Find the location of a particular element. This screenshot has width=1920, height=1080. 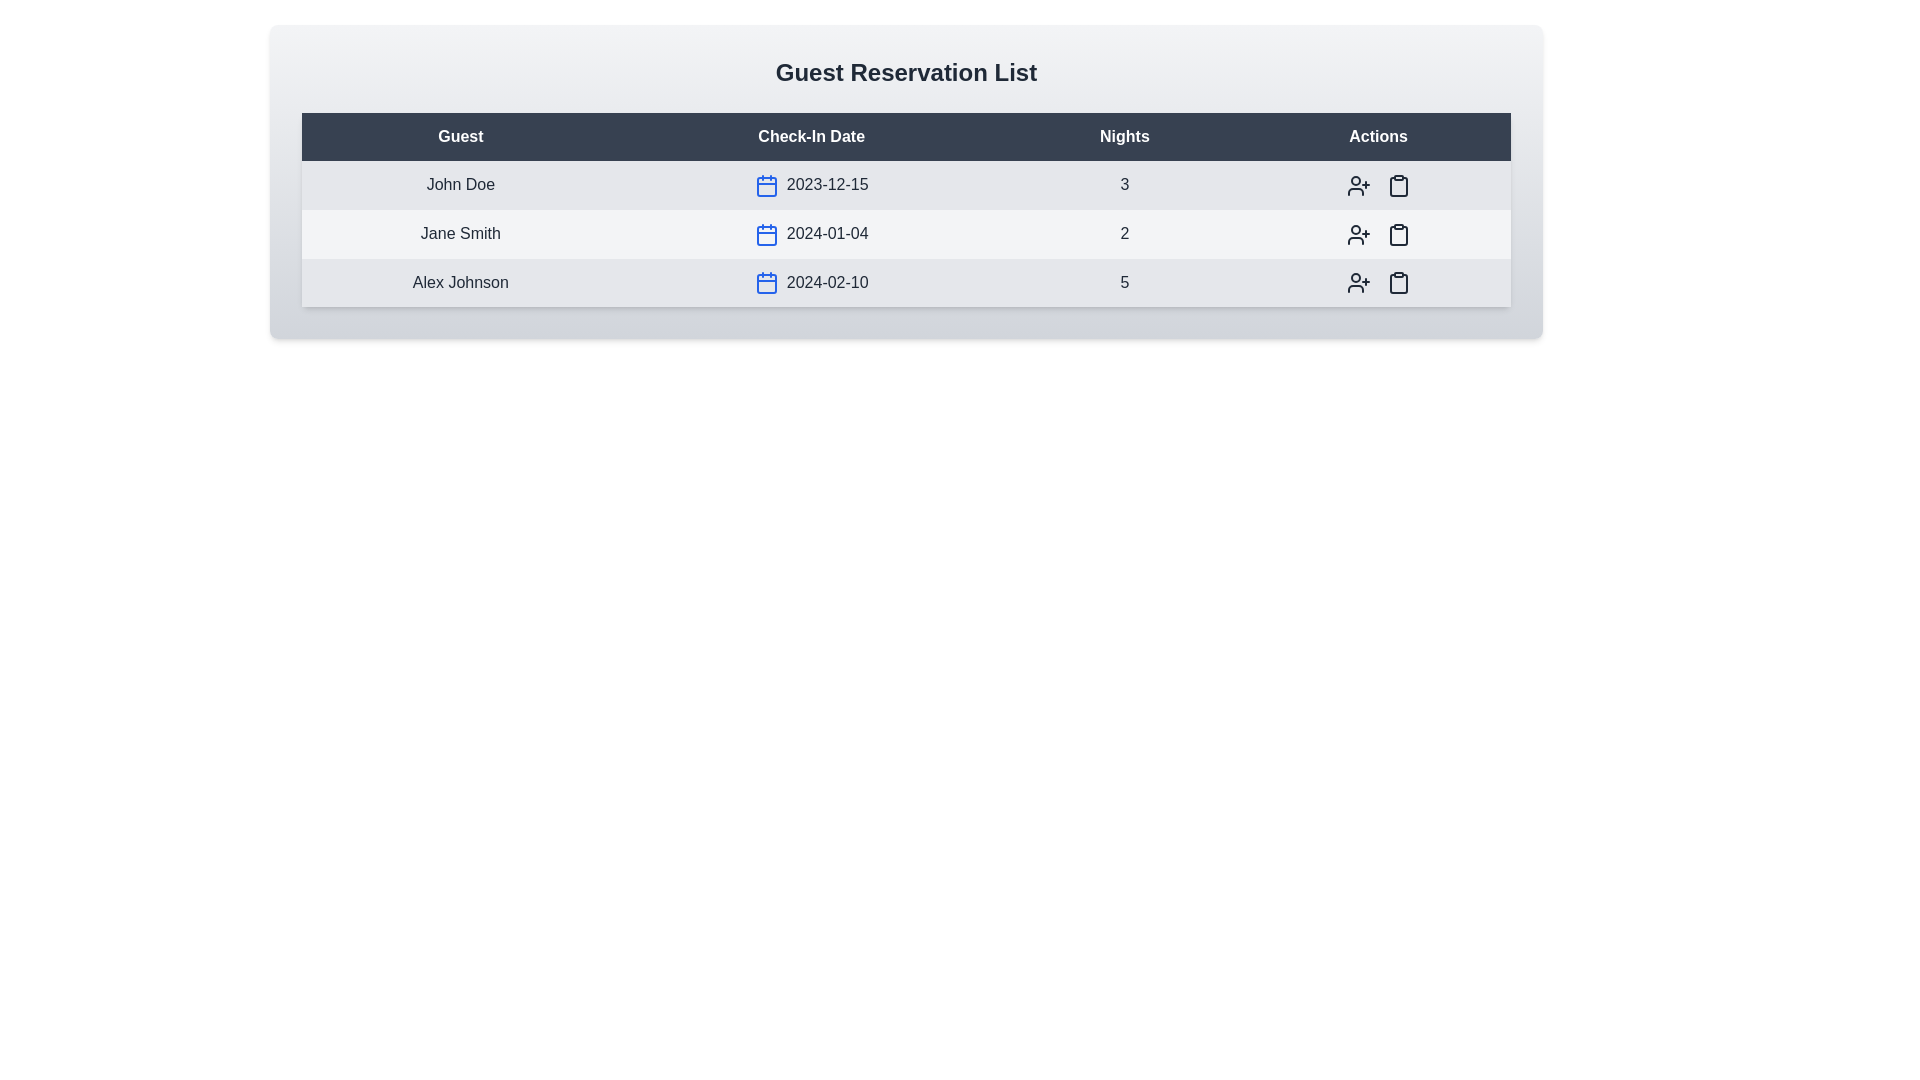

the clipboard icon-button in the 'Actions' column of the second row corresponding to guest 'Jane Smith' is located at coordinates (1397, 185).